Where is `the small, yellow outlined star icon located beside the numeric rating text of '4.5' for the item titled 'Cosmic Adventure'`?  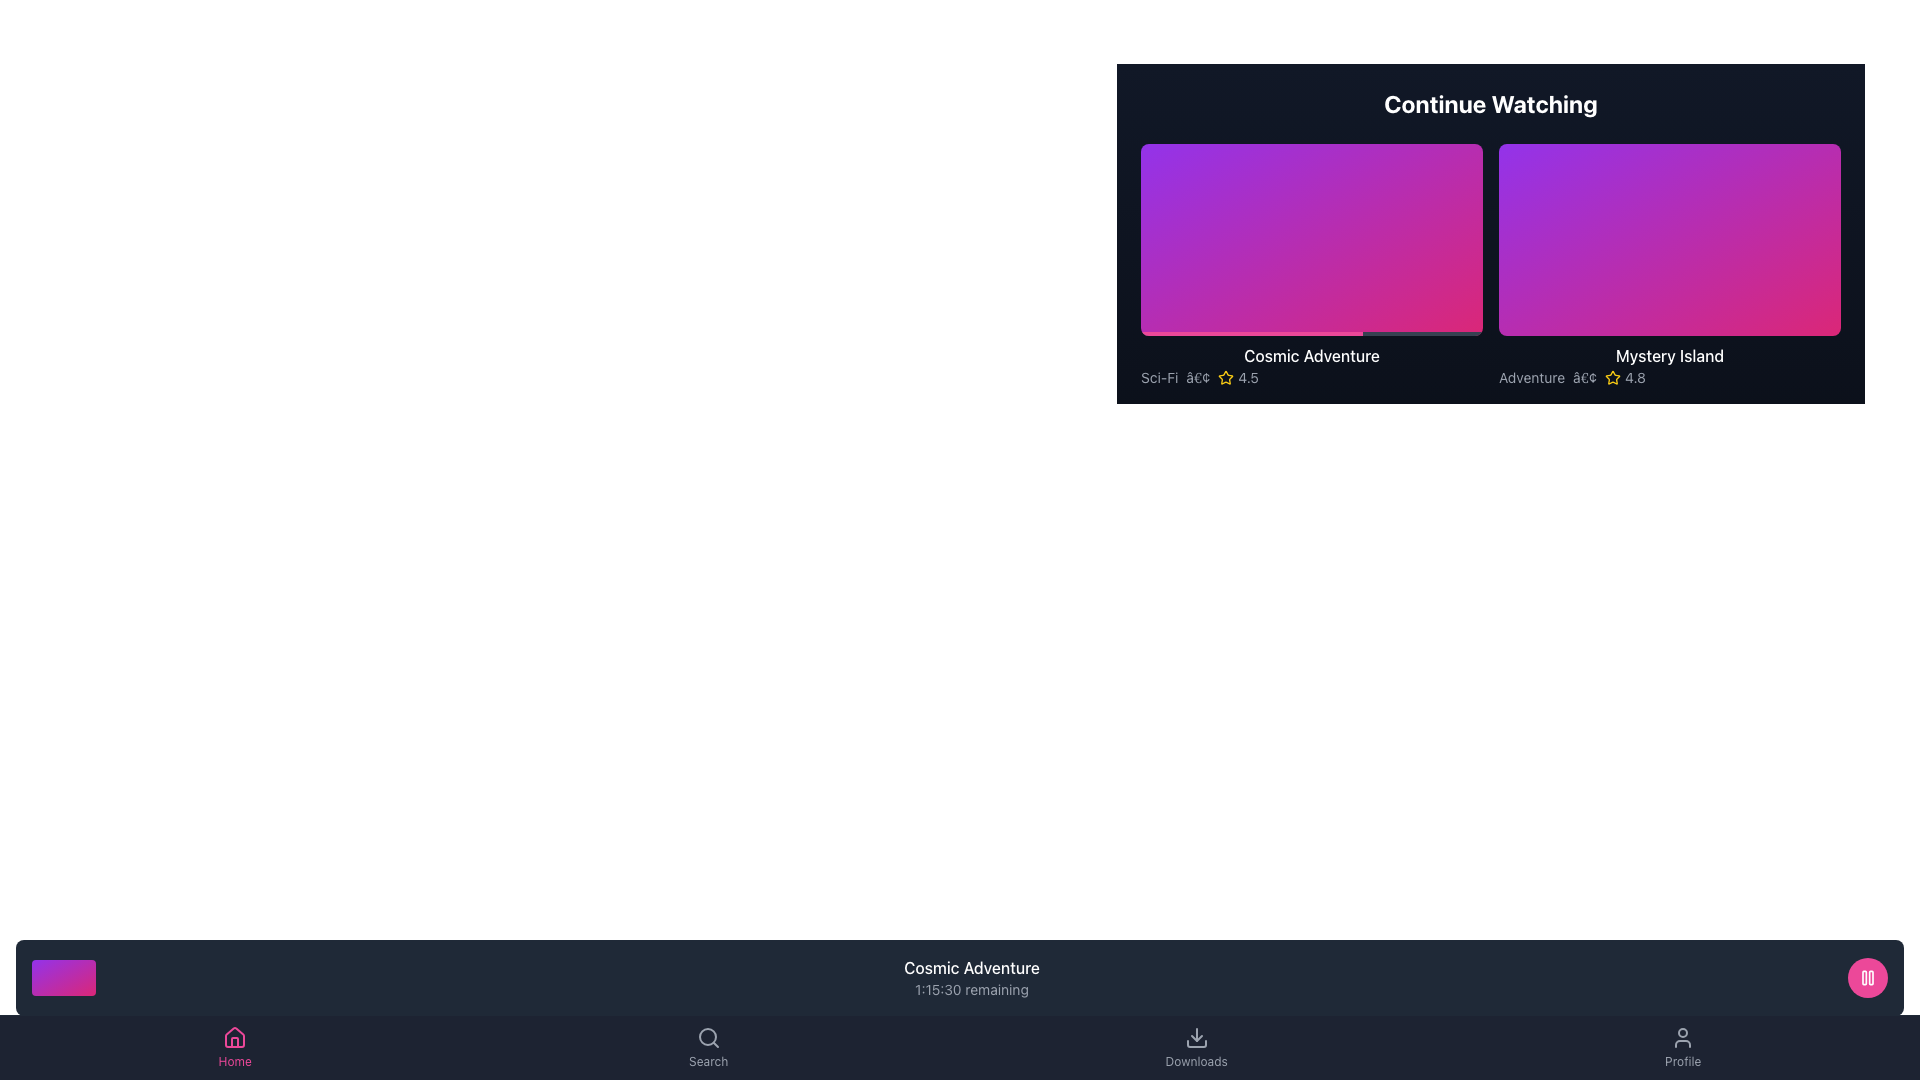 the small, yellow outlined star icon located beside the numeric rating text of '4.5' for the item titled 'Cosmic Adventure' is located at coordinates (1225, 378).